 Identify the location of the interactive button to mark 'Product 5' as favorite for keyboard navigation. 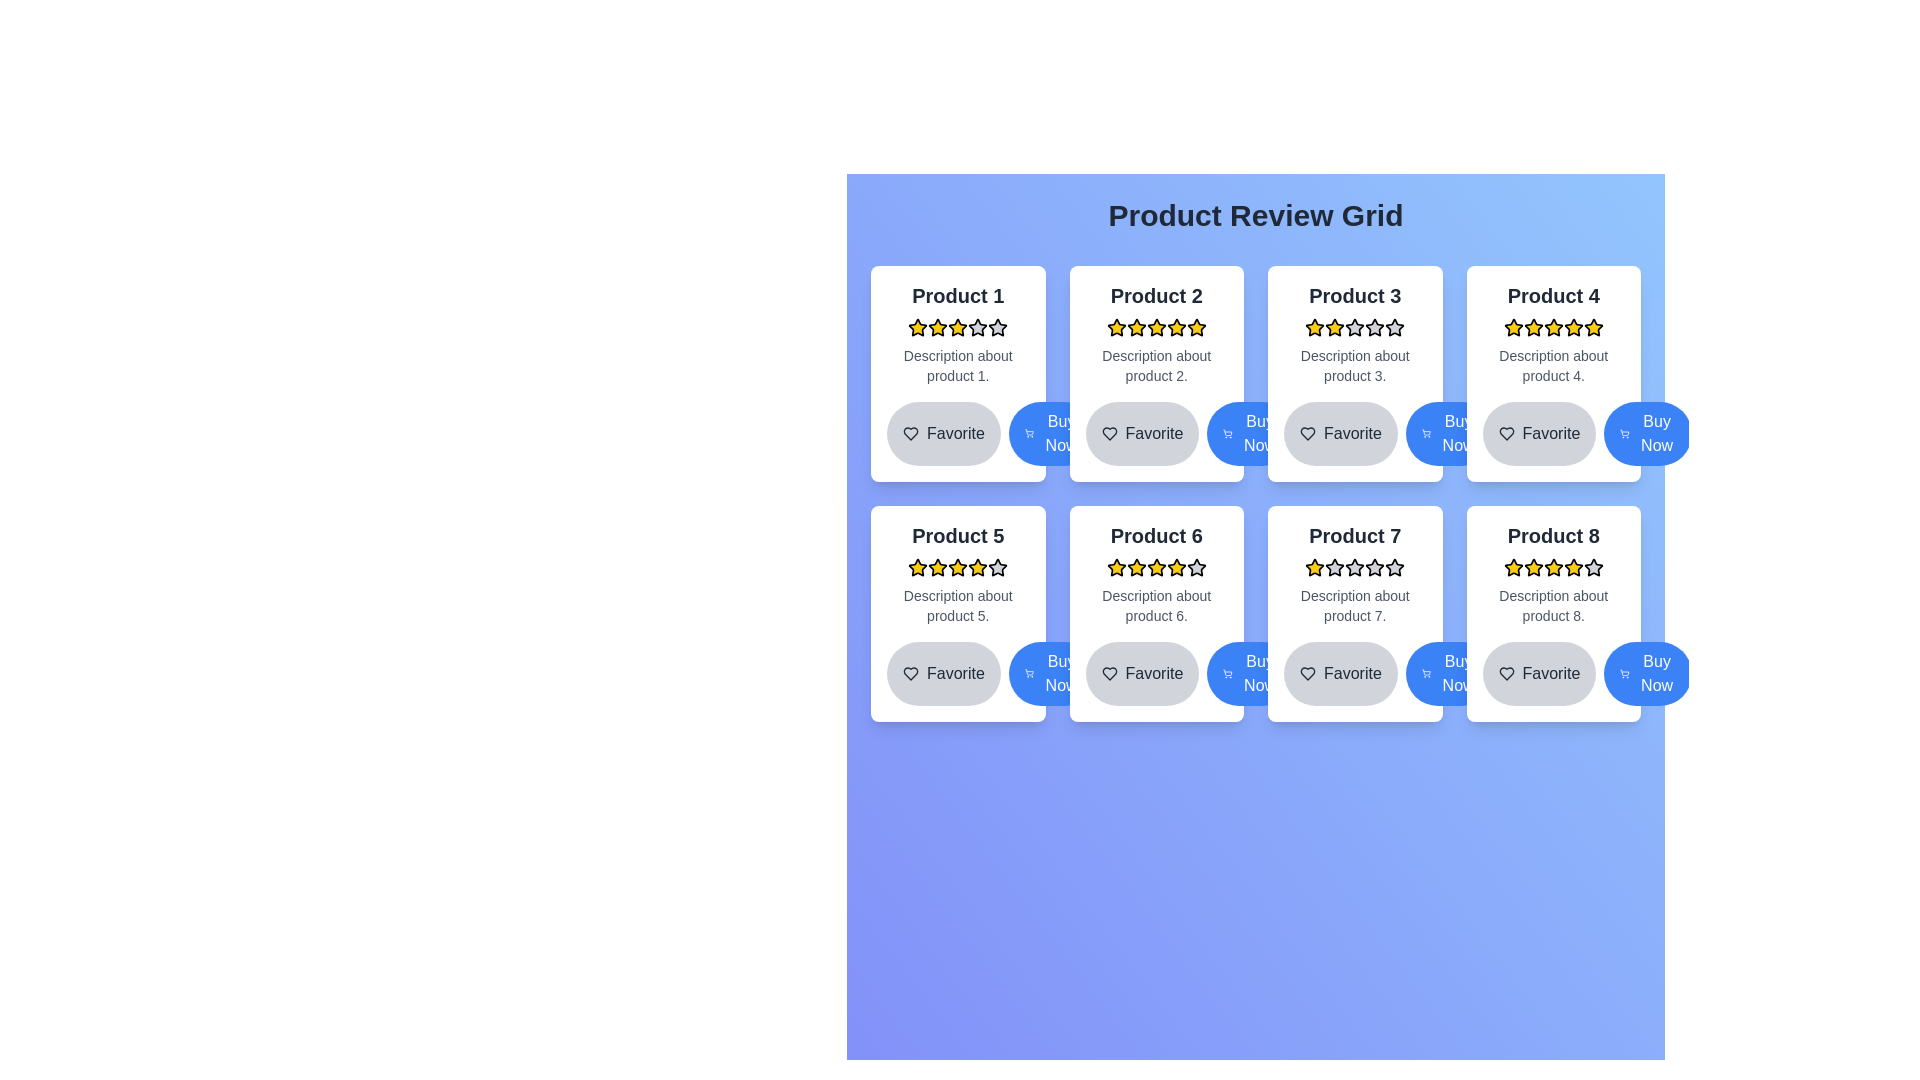
(942, 674).